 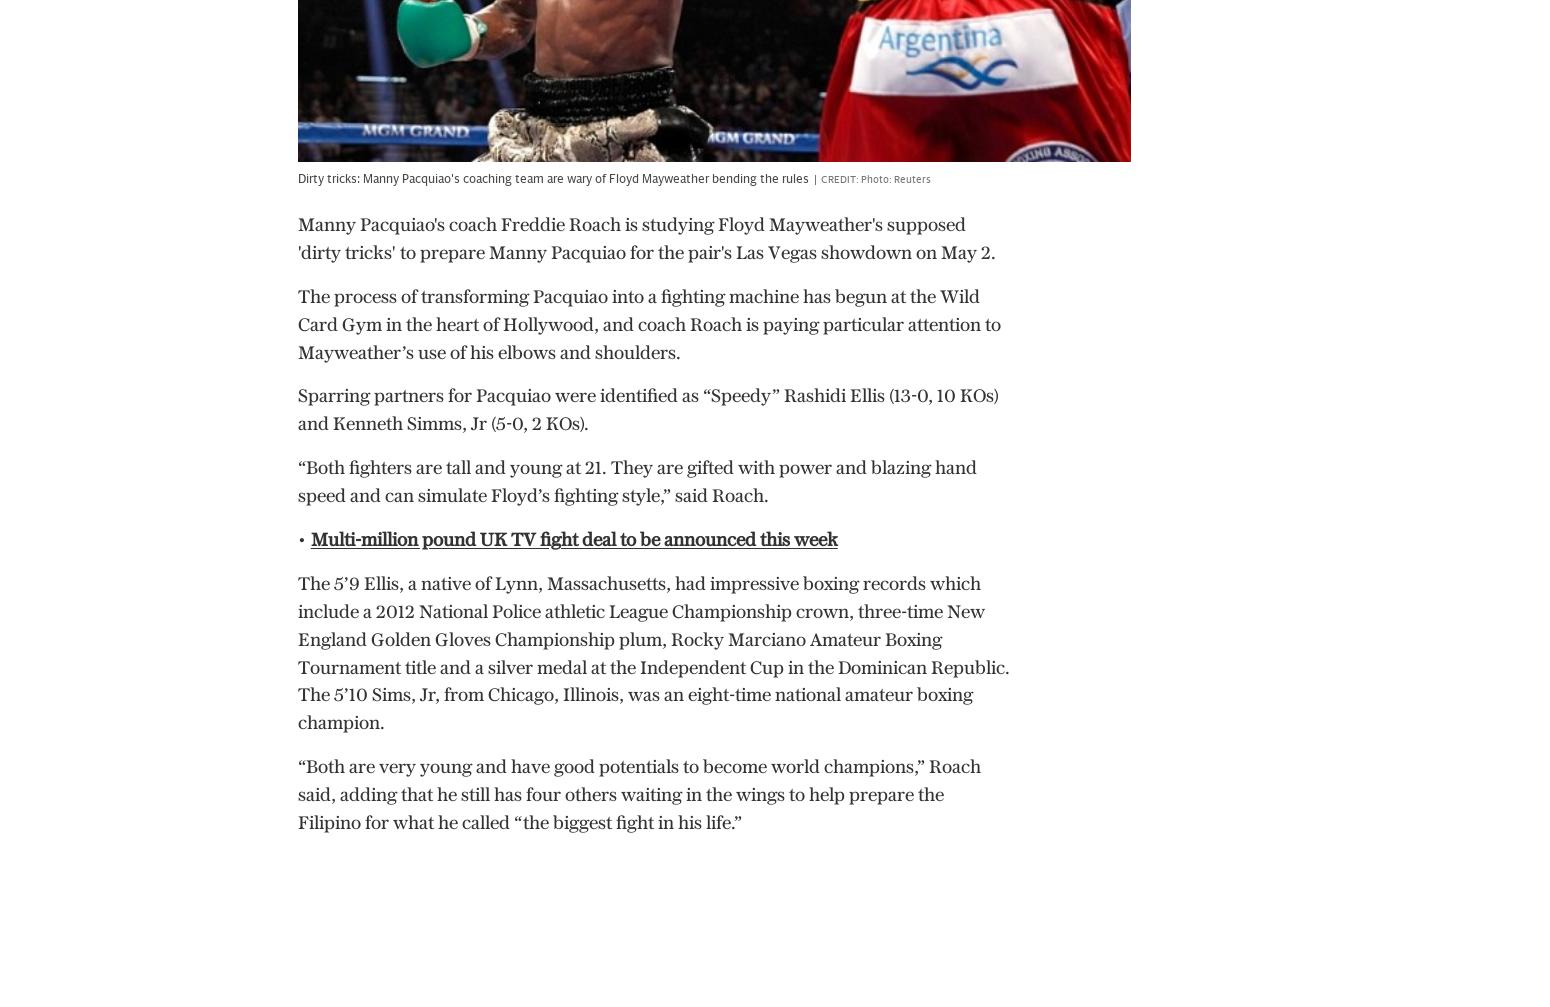 What do you see at coordinates (405, 943) in the screenshot?
I see `'Modern Slavery'` at bounding box center [405, 943].